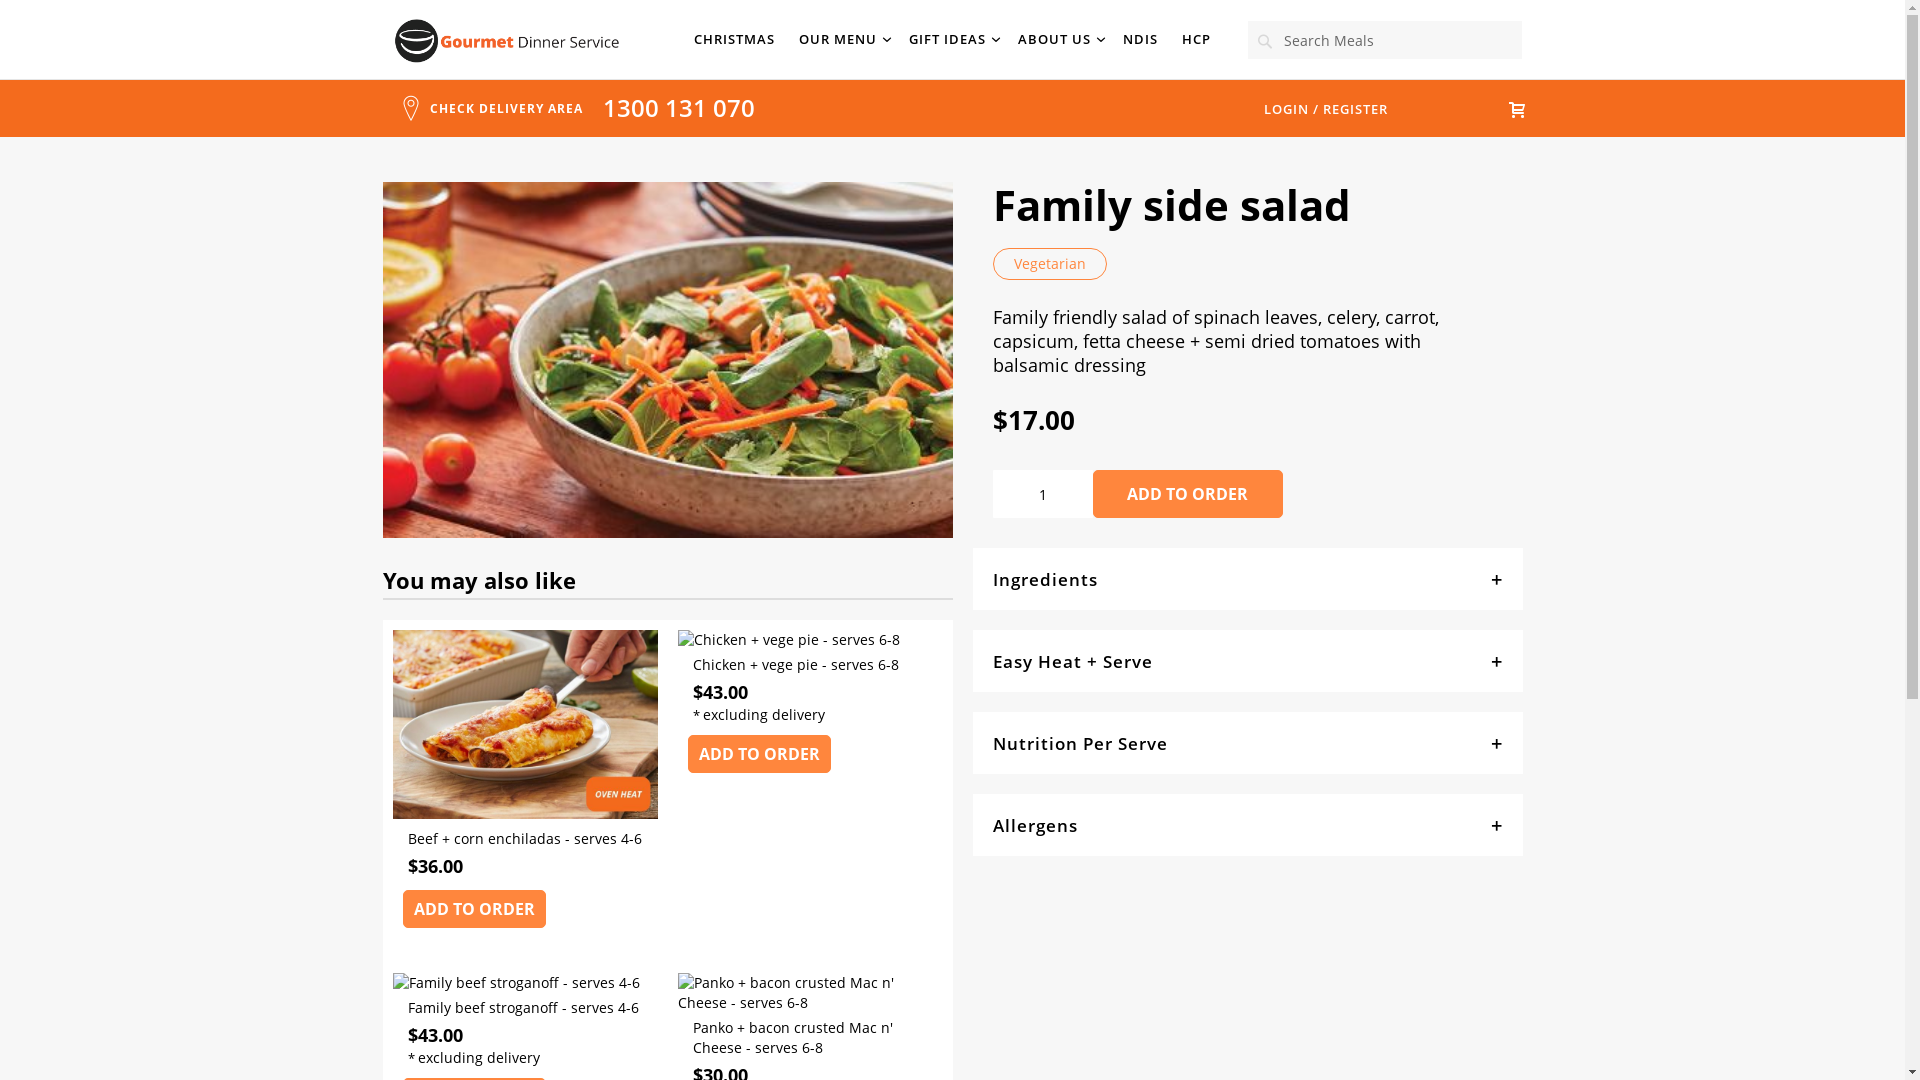 The image size is (1920, 1080). I want to click on 'Search', so click(1264, 41).